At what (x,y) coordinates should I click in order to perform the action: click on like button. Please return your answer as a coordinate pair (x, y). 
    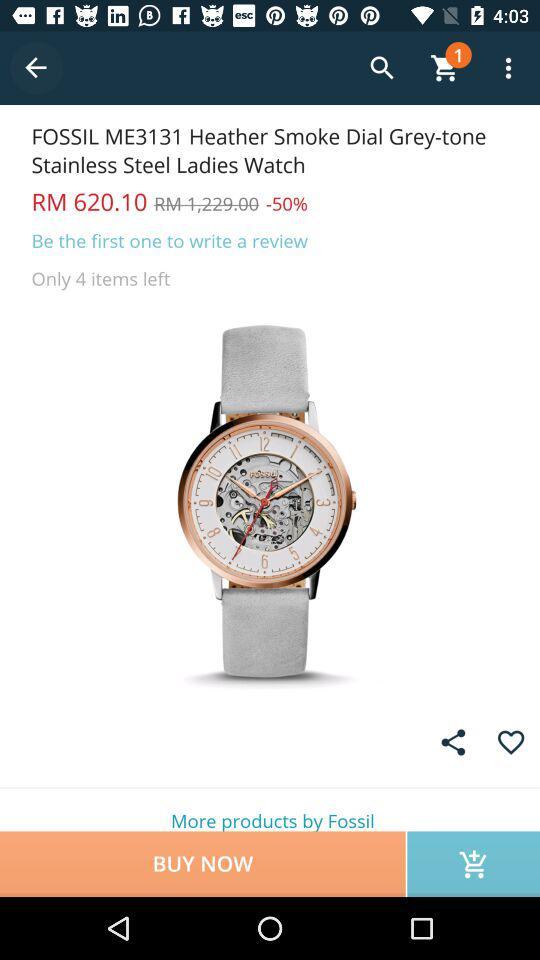
    Looking at the image, I should click on (511, 741).